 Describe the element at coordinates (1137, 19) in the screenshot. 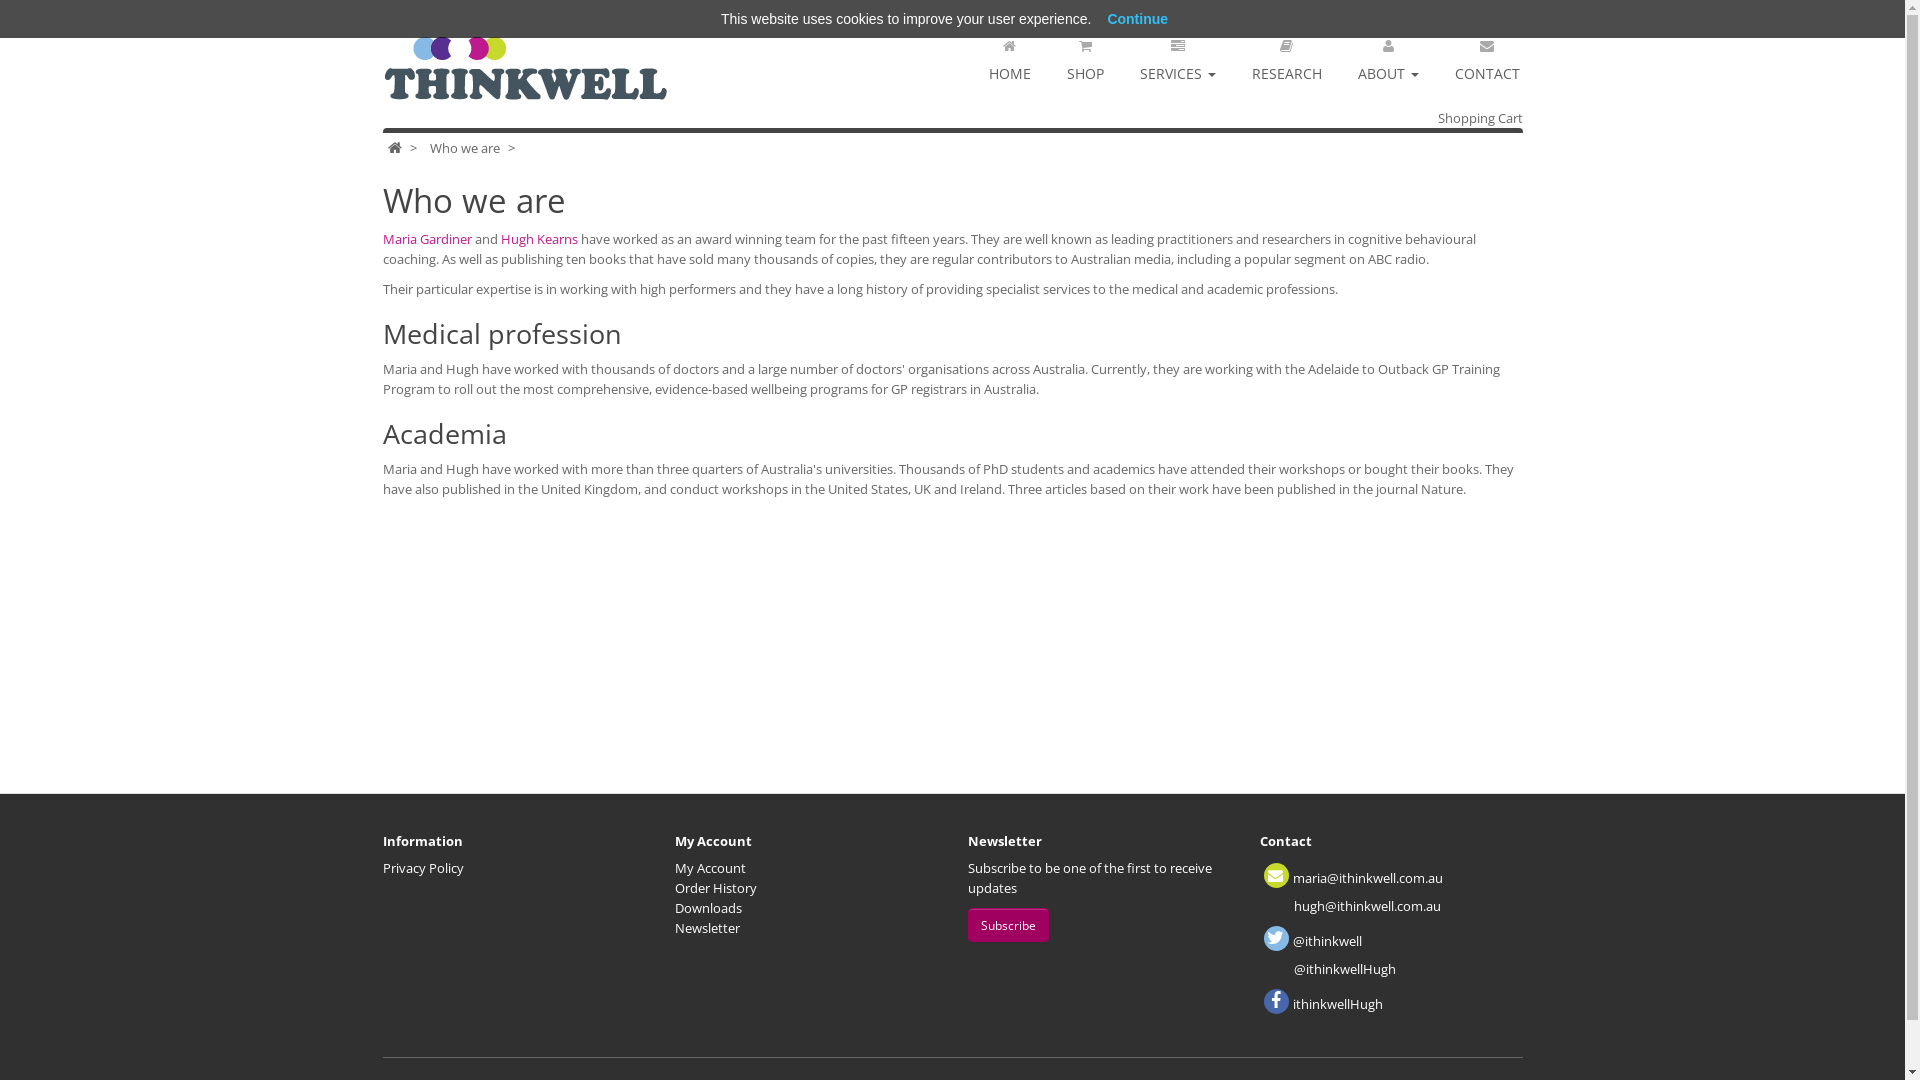

I see `'Continue'` at that location.